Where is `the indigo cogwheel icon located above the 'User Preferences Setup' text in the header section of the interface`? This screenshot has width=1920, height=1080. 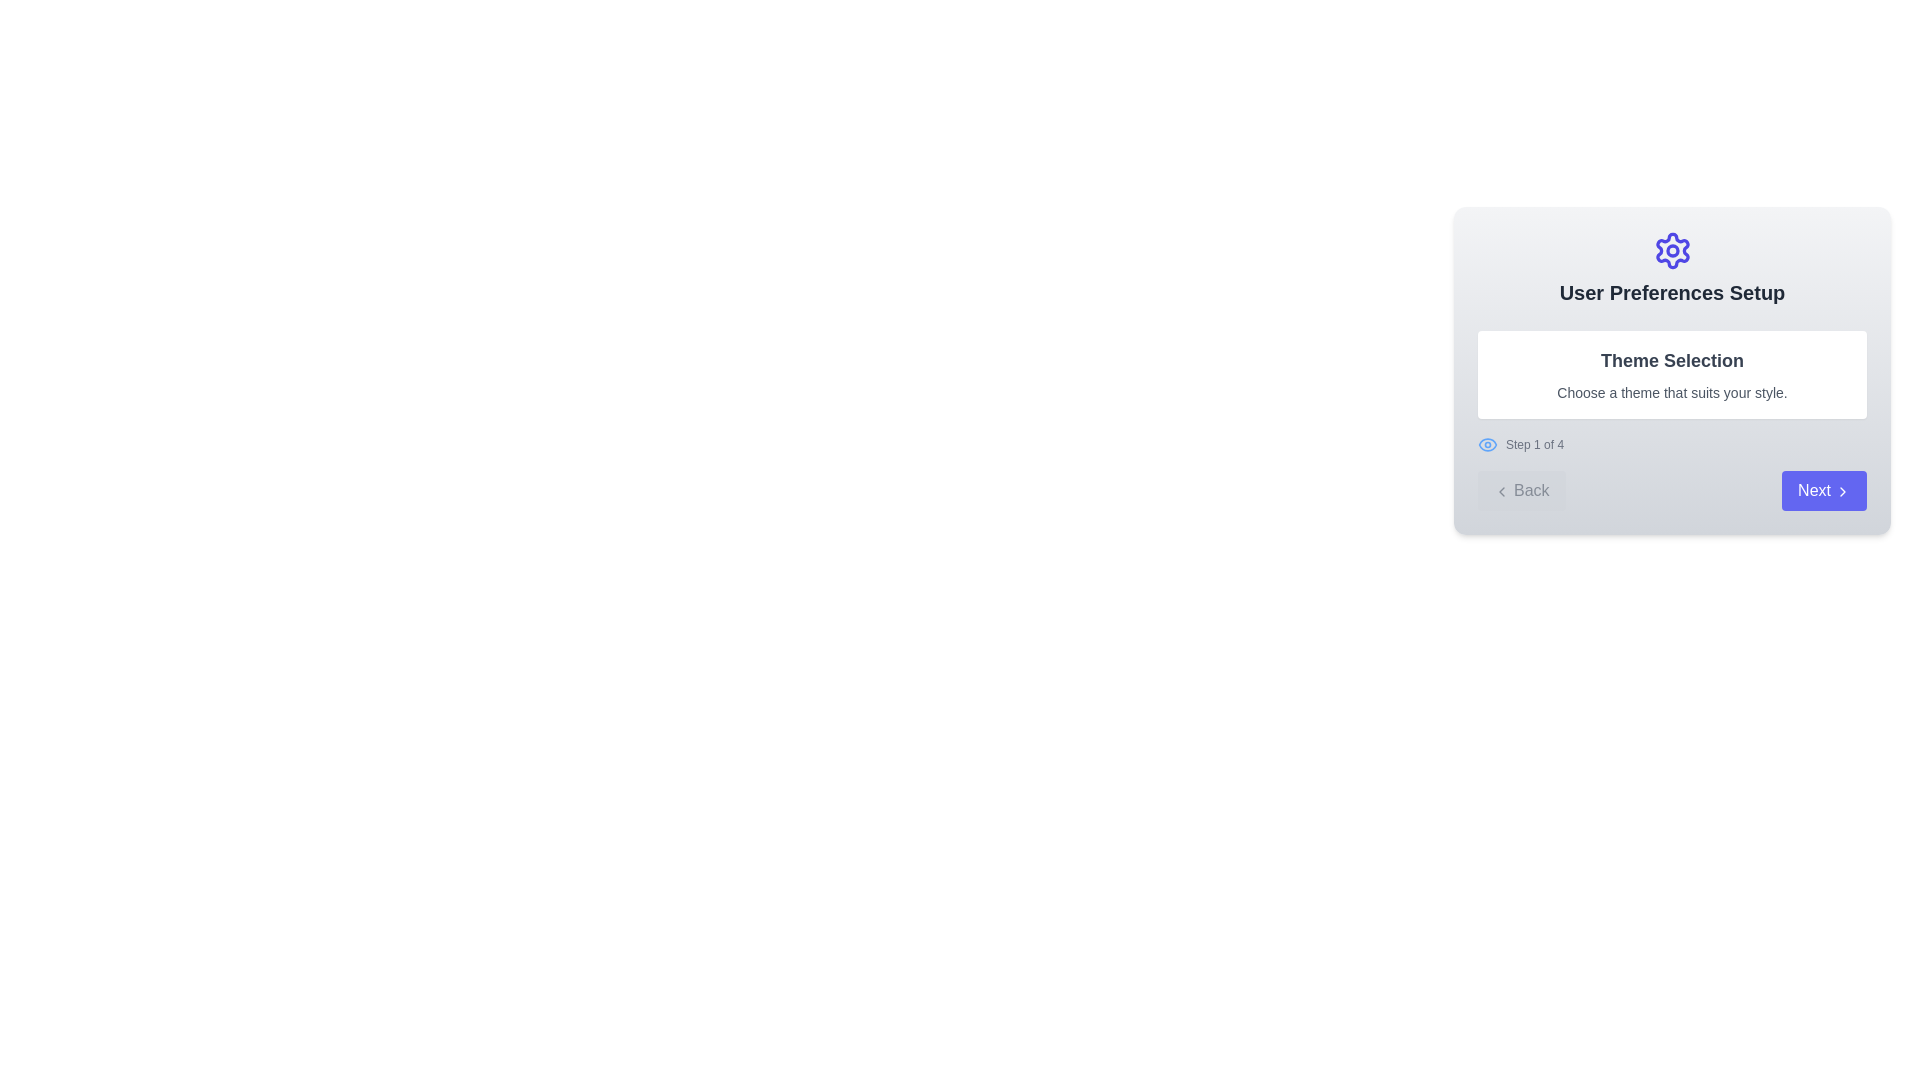
the indigo cogwheel icon located above the 'User Preferences Setup' text in the header section of the interface is located at coordinates (1672, 249).